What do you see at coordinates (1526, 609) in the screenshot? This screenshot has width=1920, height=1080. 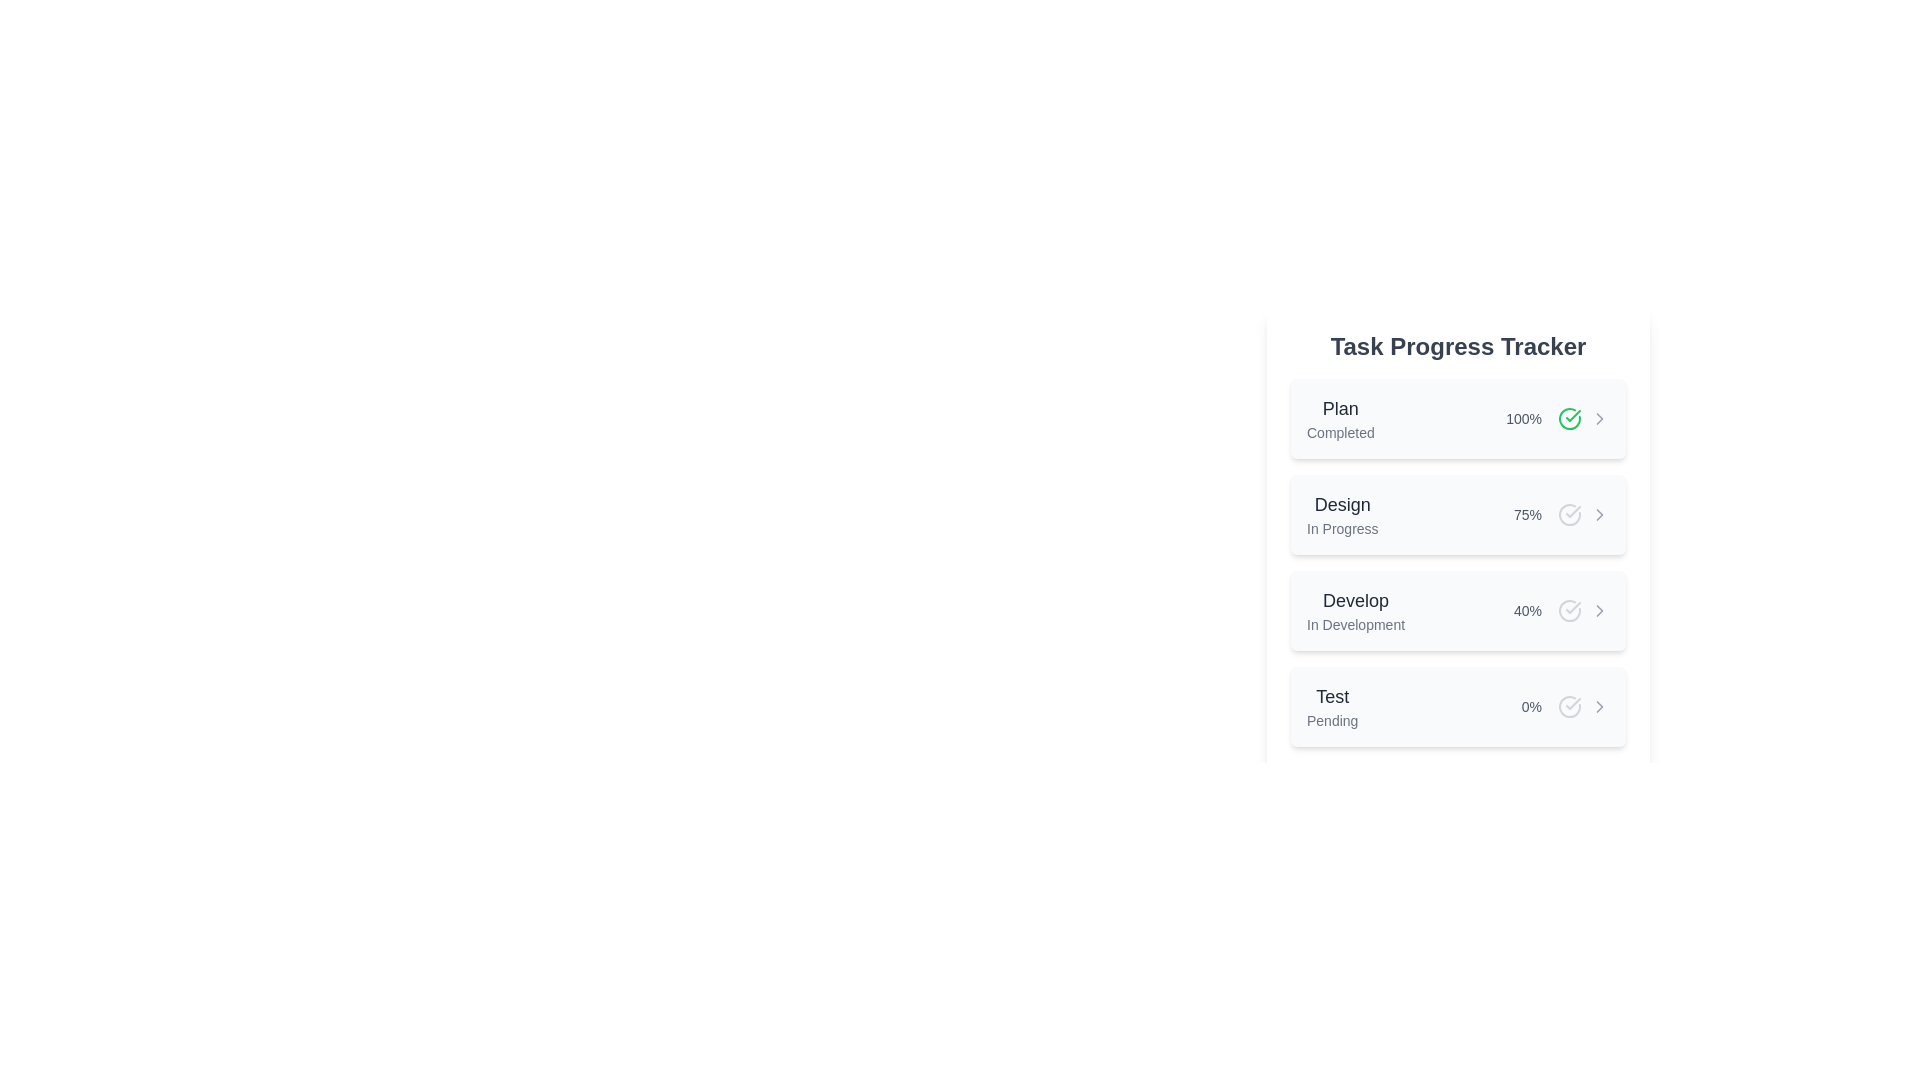 I see `the text label displaying '40%' that indicates the progress status of the 'Develop' task, which is styled in gray and positioned as the first component in its horizontal group` at bounding box center [1526, 609].